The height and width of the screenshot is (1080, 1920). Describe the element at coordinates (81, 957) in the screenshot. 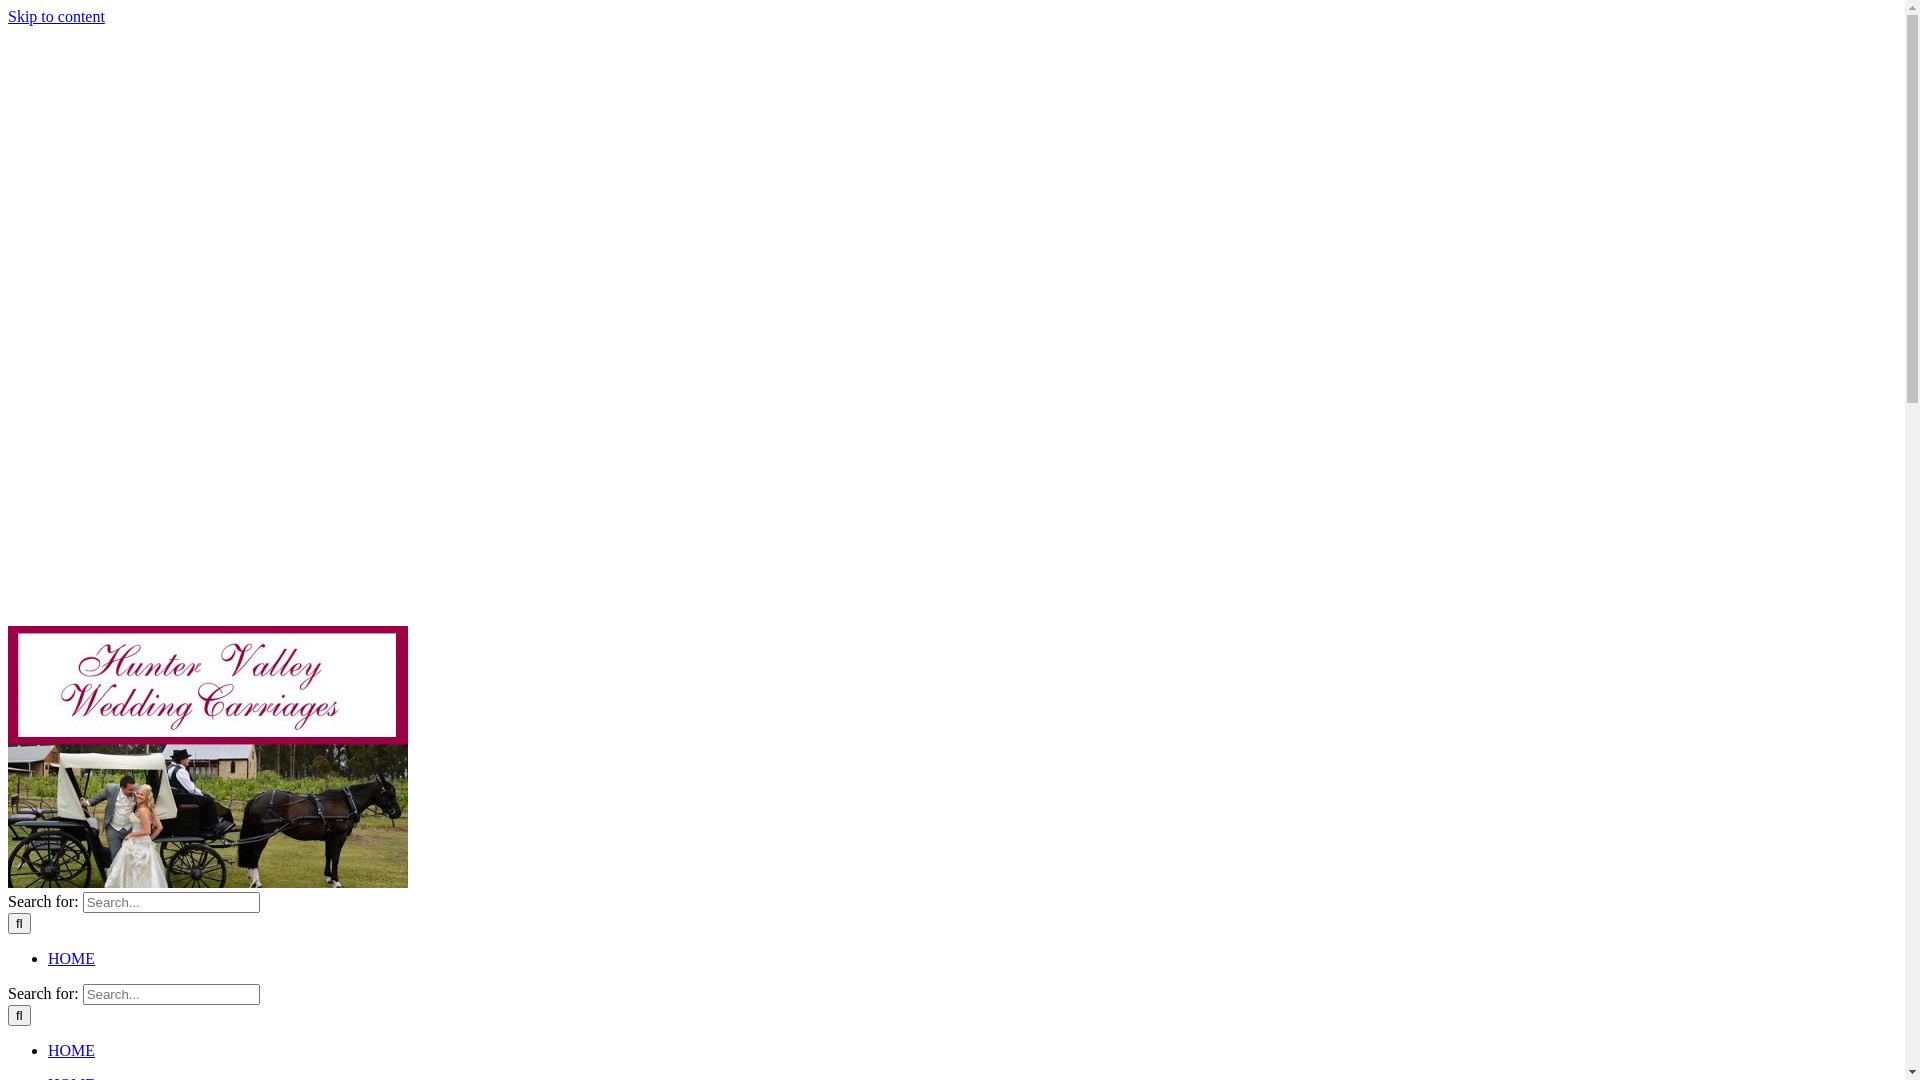

I see `'HOME'` at that location.